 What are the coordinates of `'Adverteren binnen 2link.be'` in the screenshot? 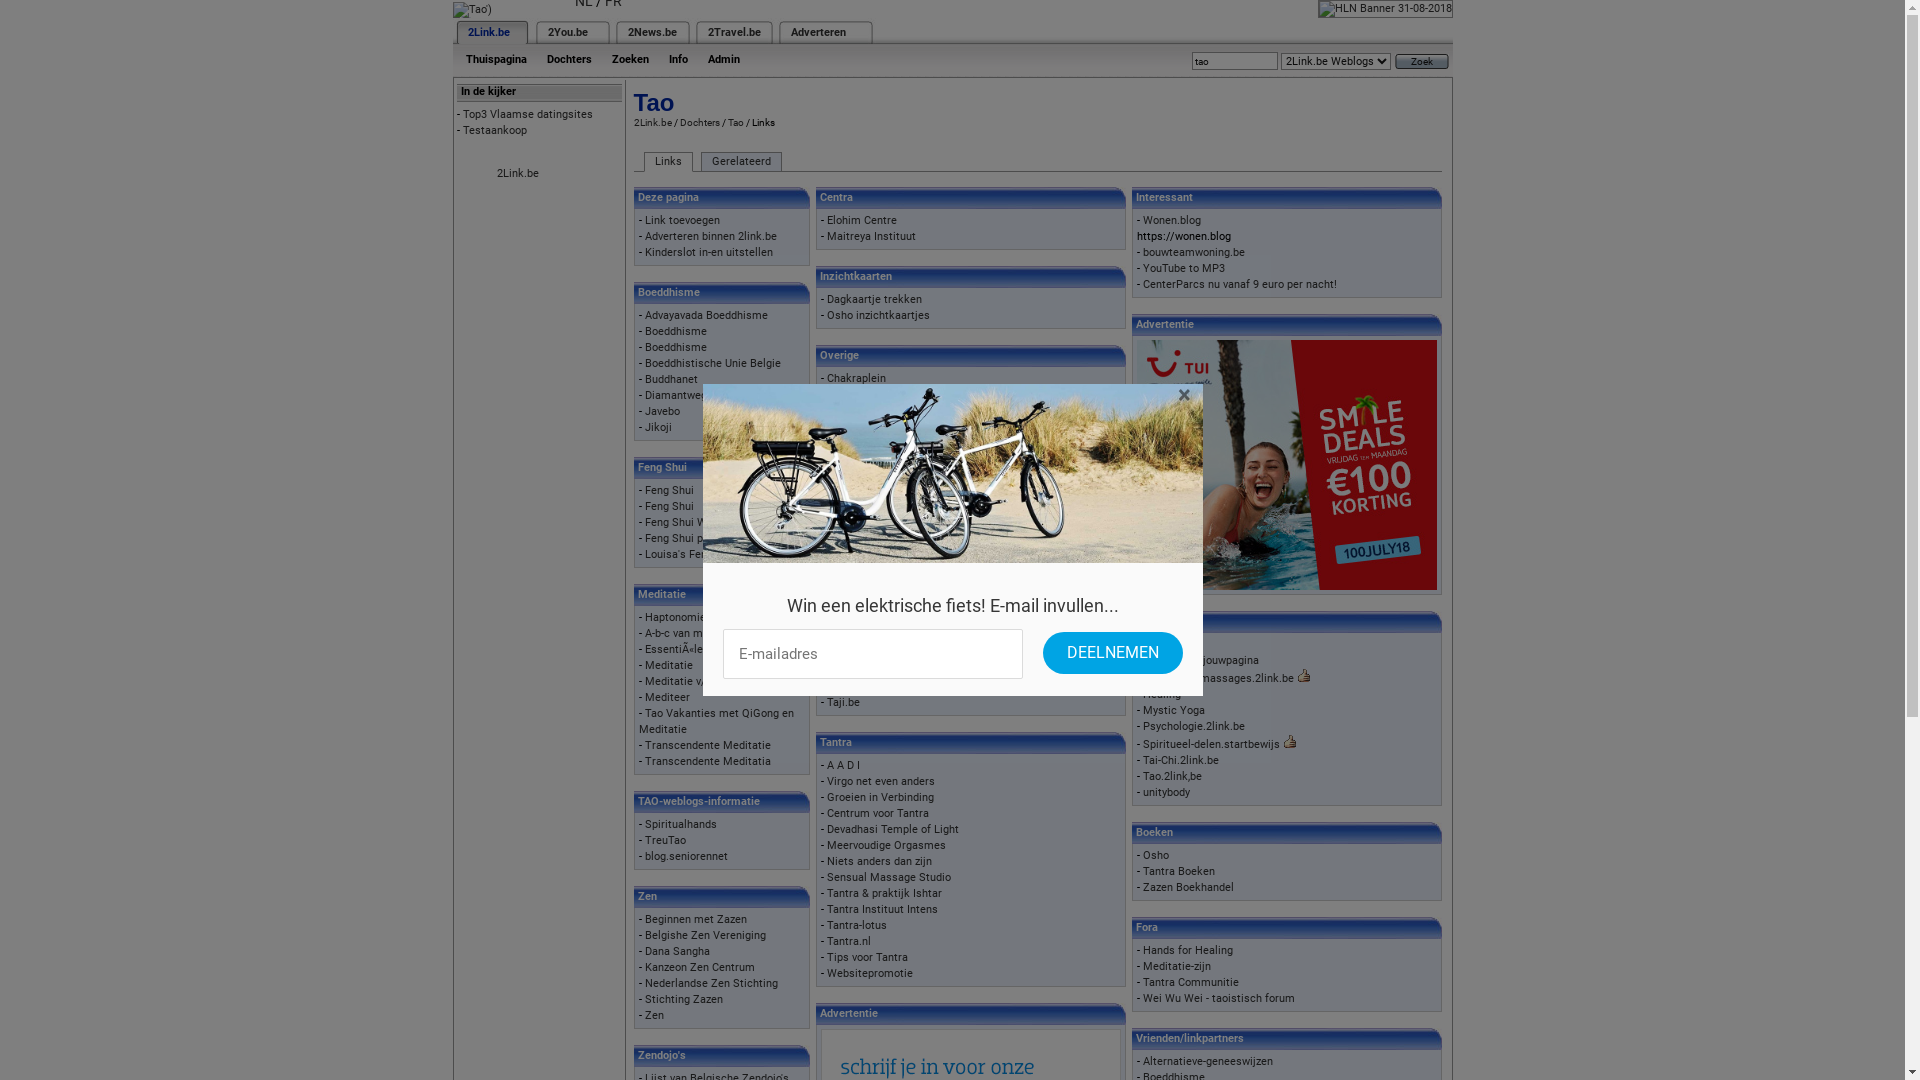 It's located at (710, 235).